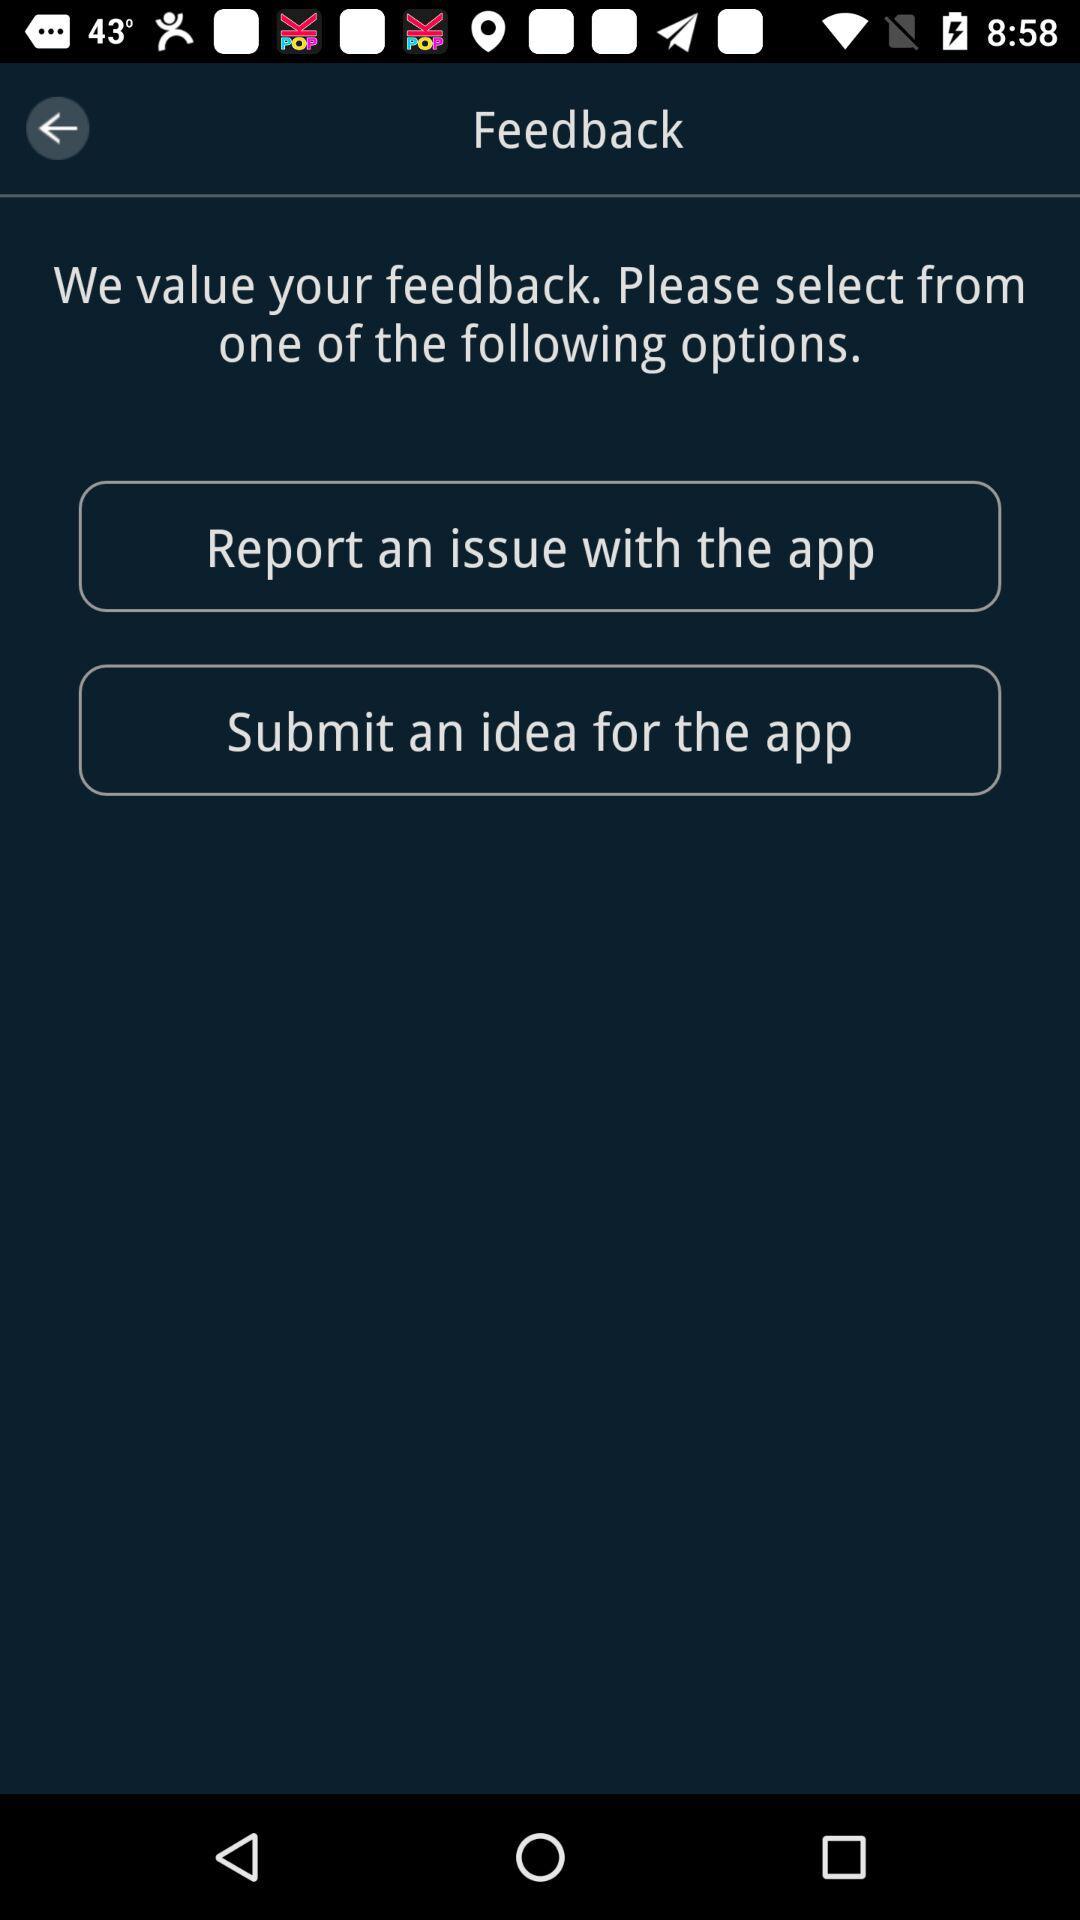 Image resolution: width=1080 pixels, height=1920 pixels. Describe the element at coordinates (56, 127) in the screenshot. I see `the arrow_backward icon` at that location.